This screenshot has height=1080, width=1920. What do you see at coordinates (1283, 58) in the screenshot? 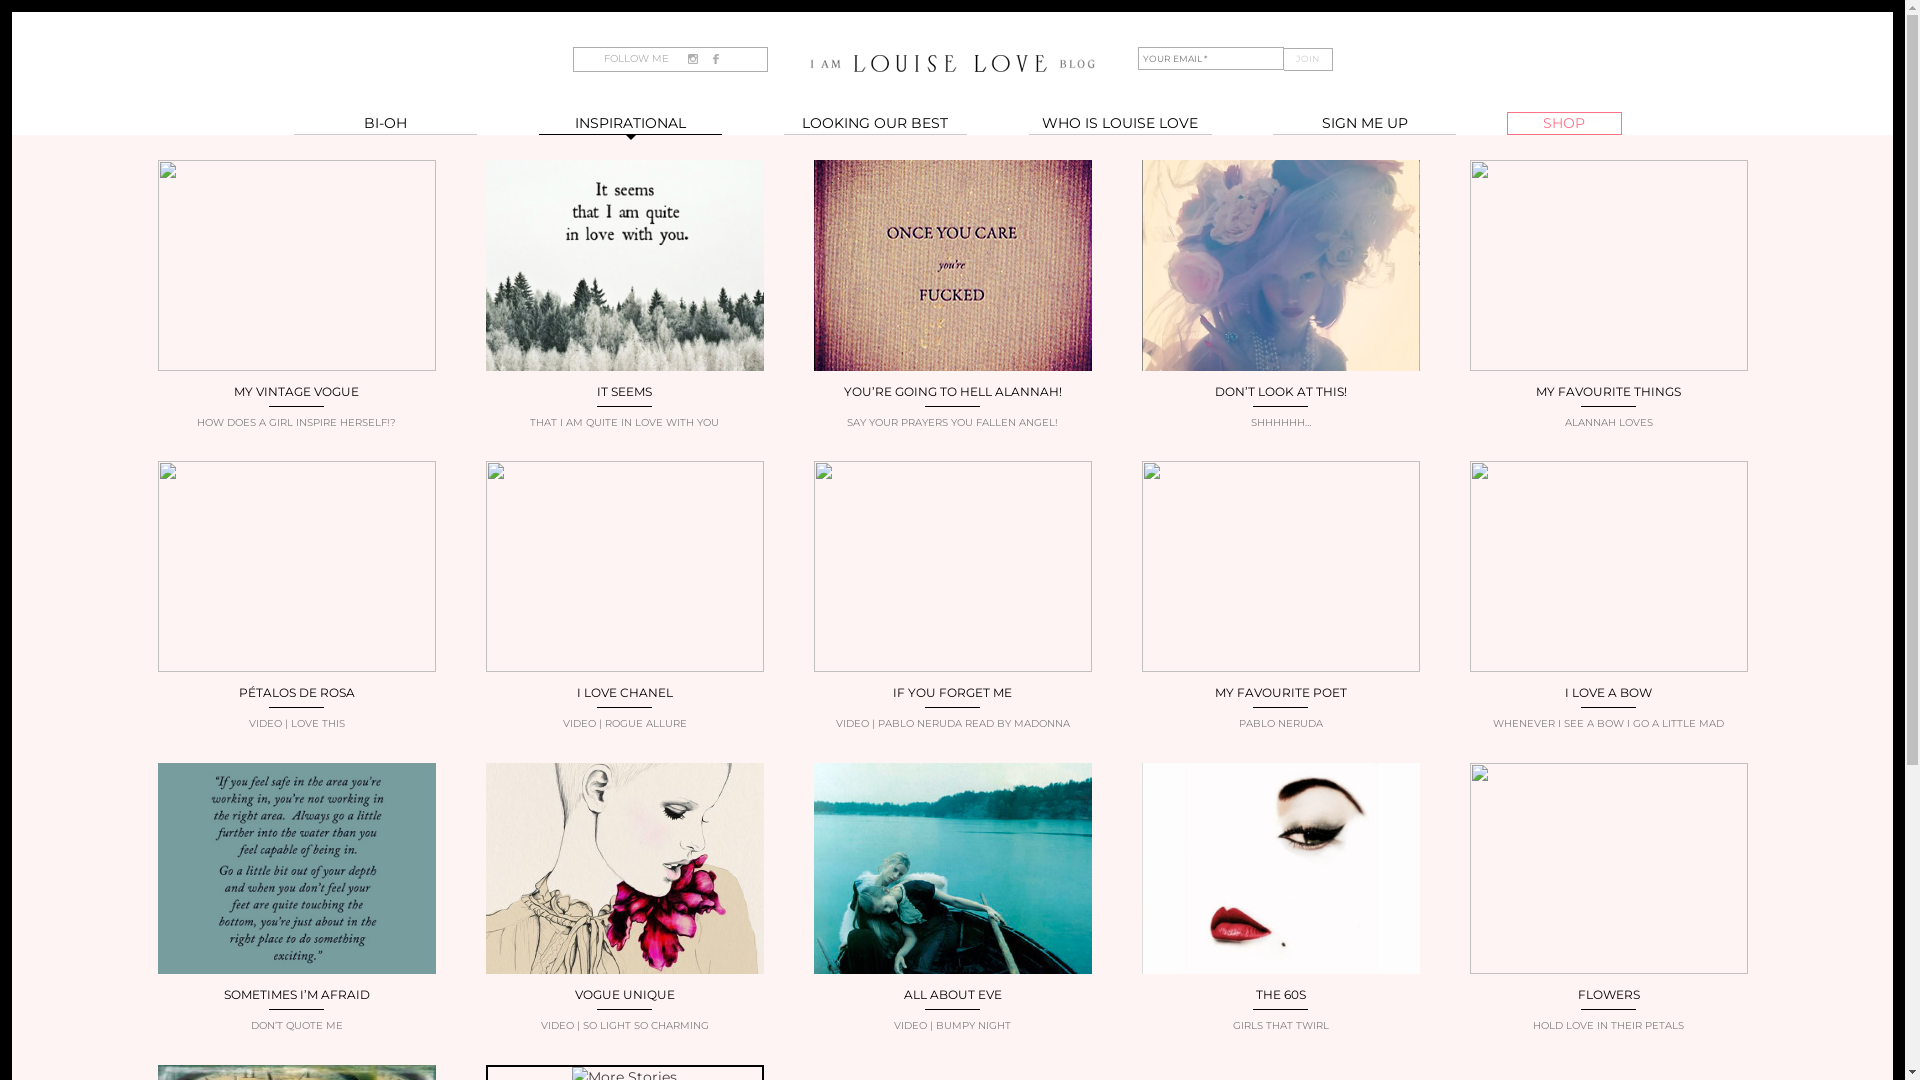
I see `'Join'` at bounding box center [1283, 58].